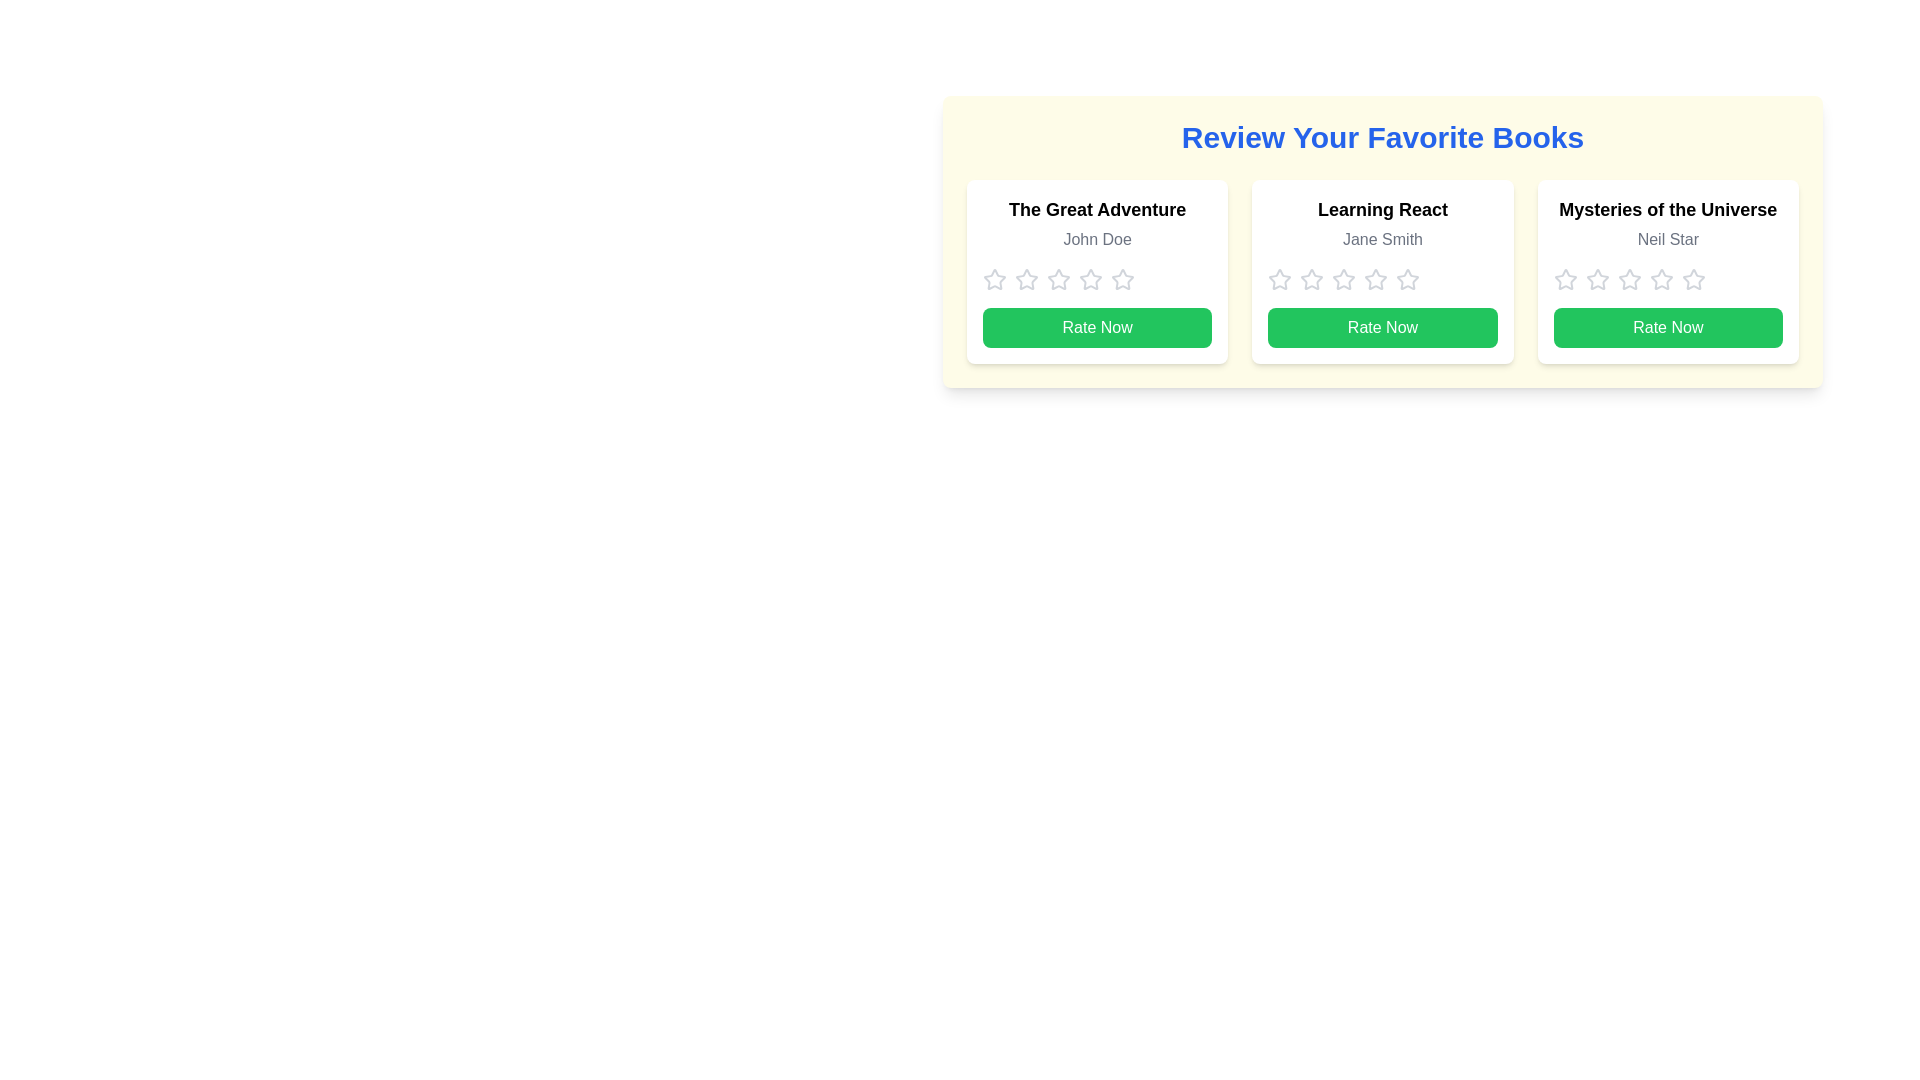 This screenshot has height=1080, width=1920. I want to click on the fourth Interactive Star Icon in the rating system for the book 'Learning React' by Jane Smith, so click(1407, 279).